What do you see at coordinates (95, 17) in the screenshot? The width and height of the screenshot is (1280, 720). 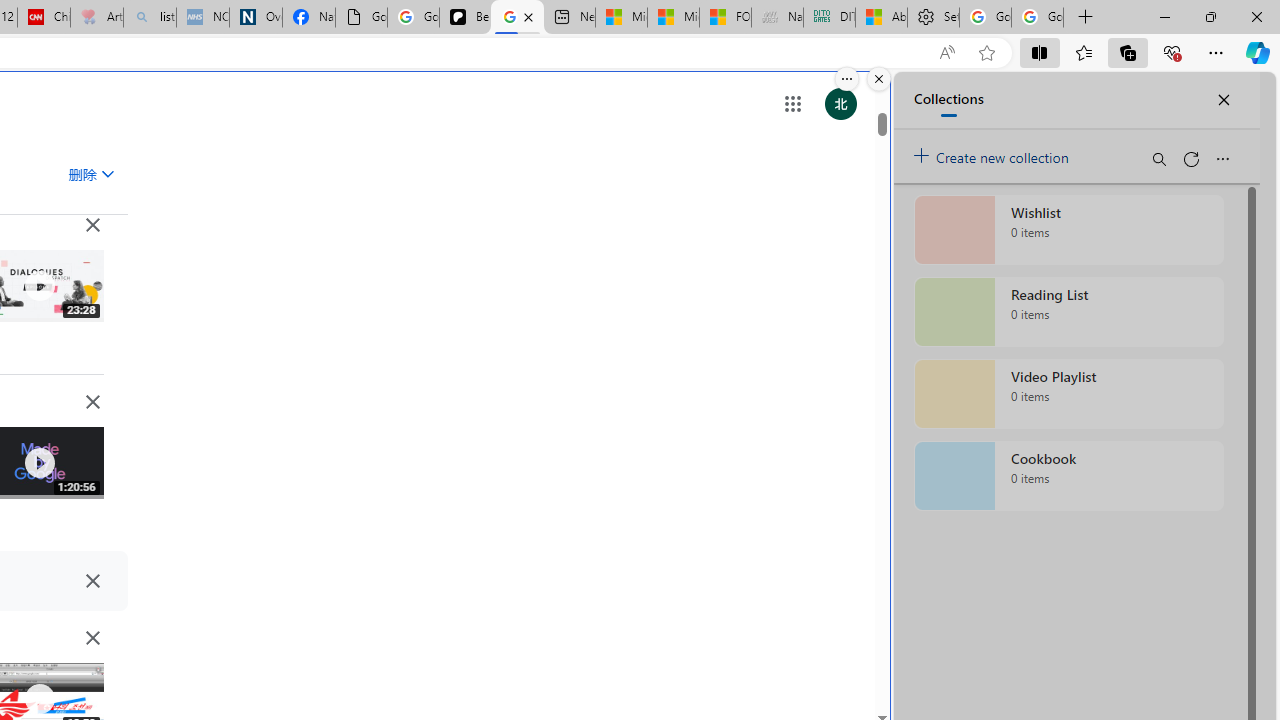 I see `'Arthritis: Ask Health Professionals - Sleeping'` at bounding box center [95, 17].